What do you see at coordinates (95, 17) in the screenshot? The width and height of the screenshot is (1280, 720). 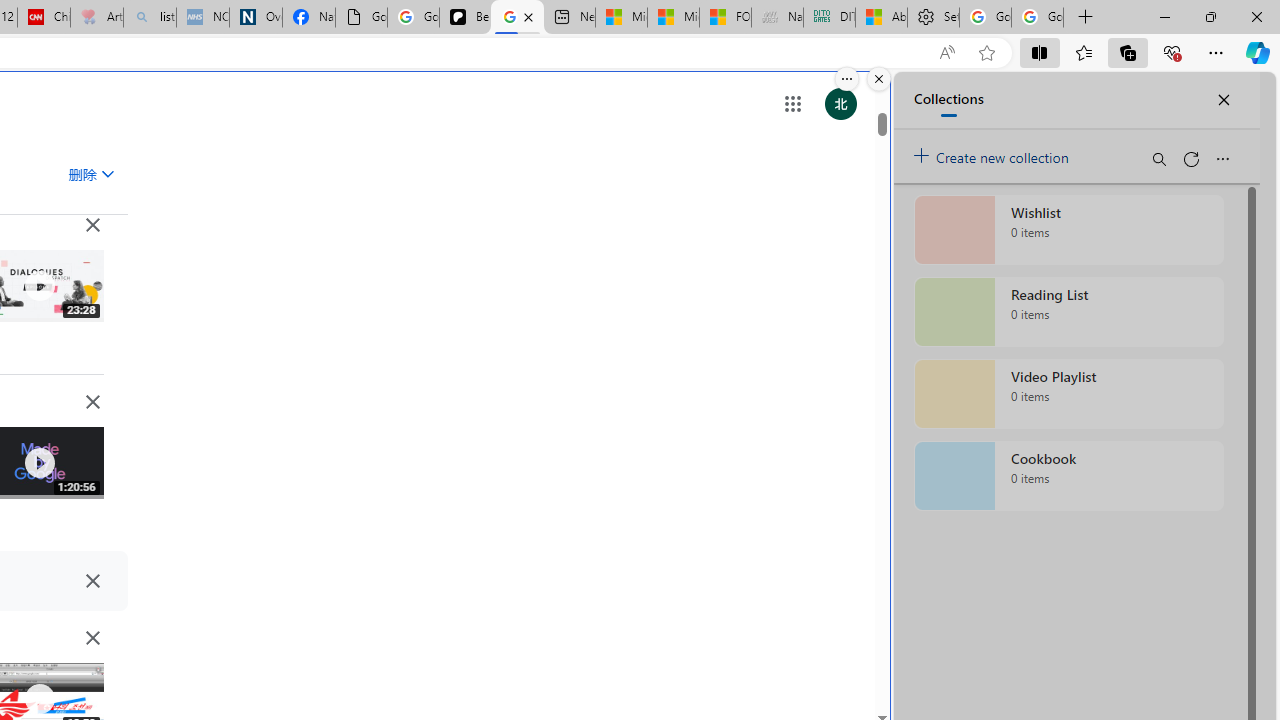 I see `'Arthritis: Ask Health Professionals - Sleeping'` at bounding box center [95, 17].